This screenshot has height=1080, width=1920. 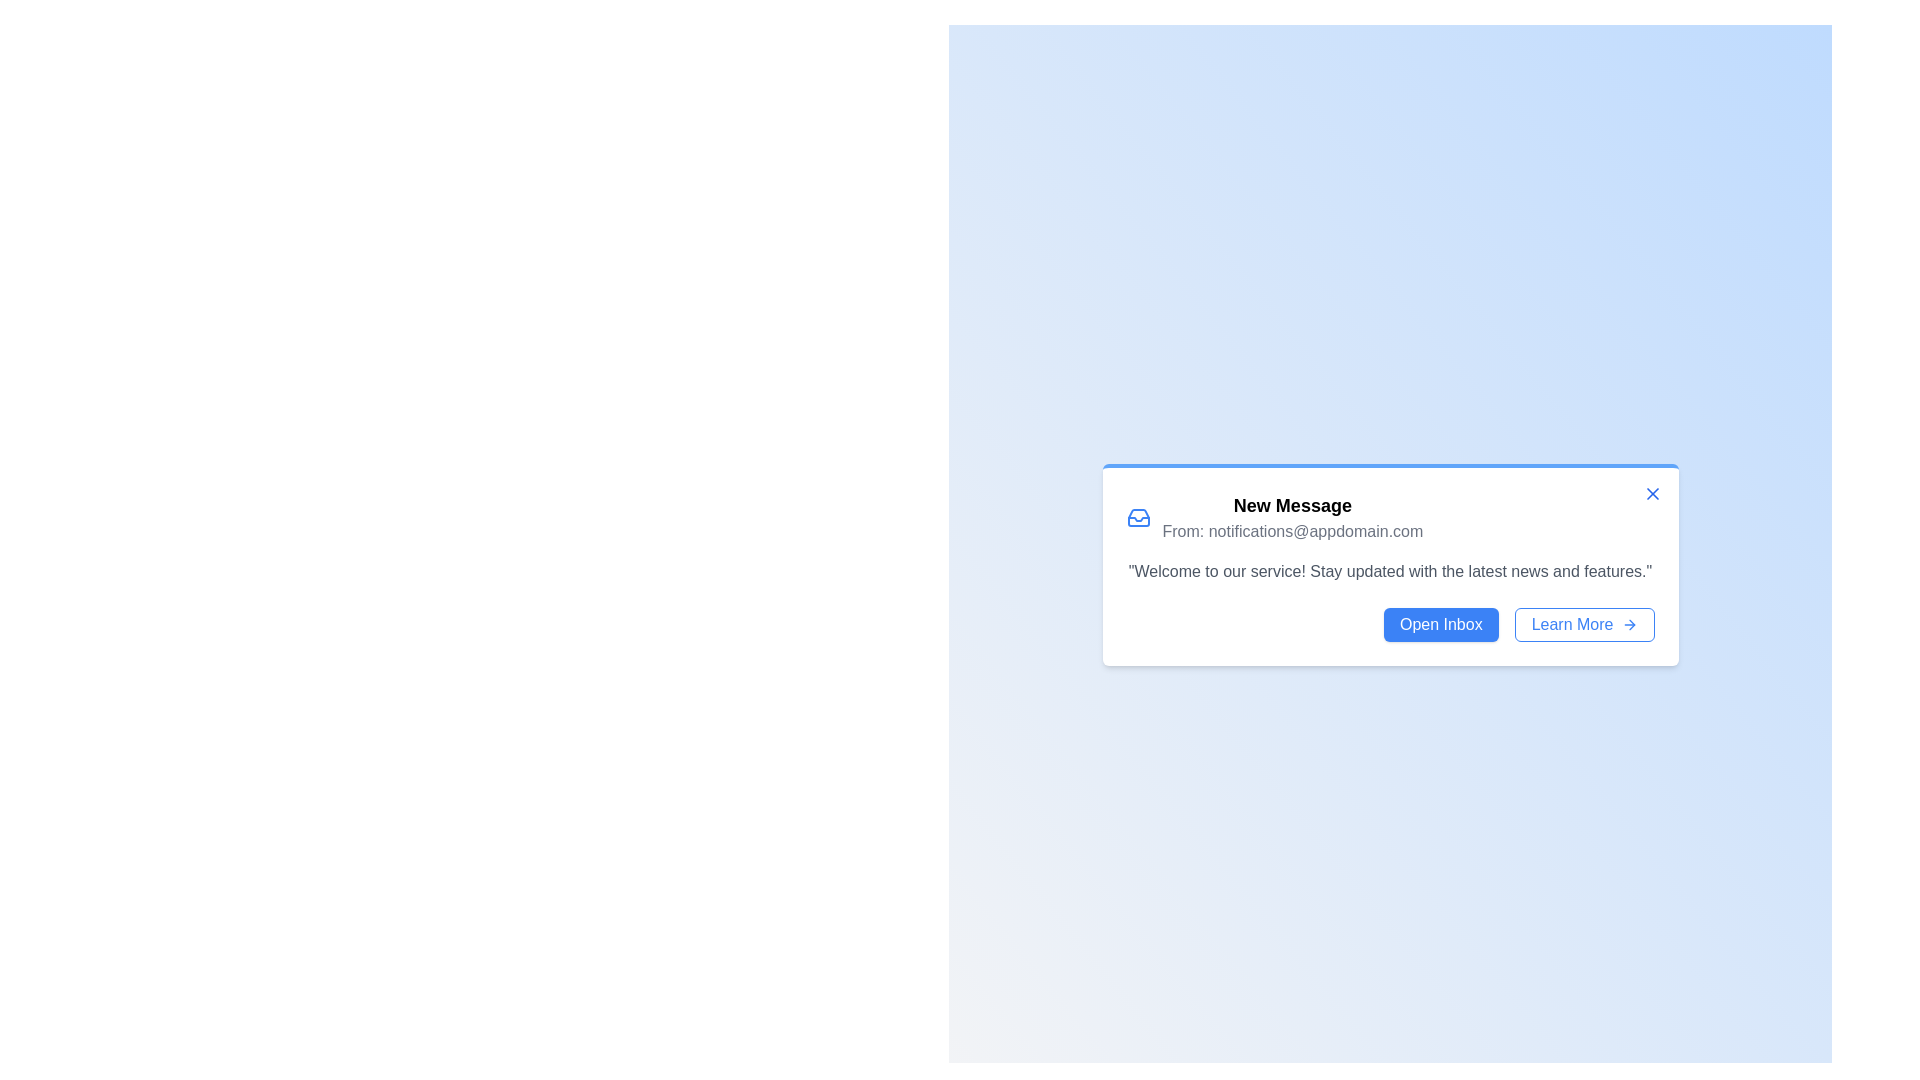 I want to click on the 'X' button to close the alert message, so click(x=1652, y=493).